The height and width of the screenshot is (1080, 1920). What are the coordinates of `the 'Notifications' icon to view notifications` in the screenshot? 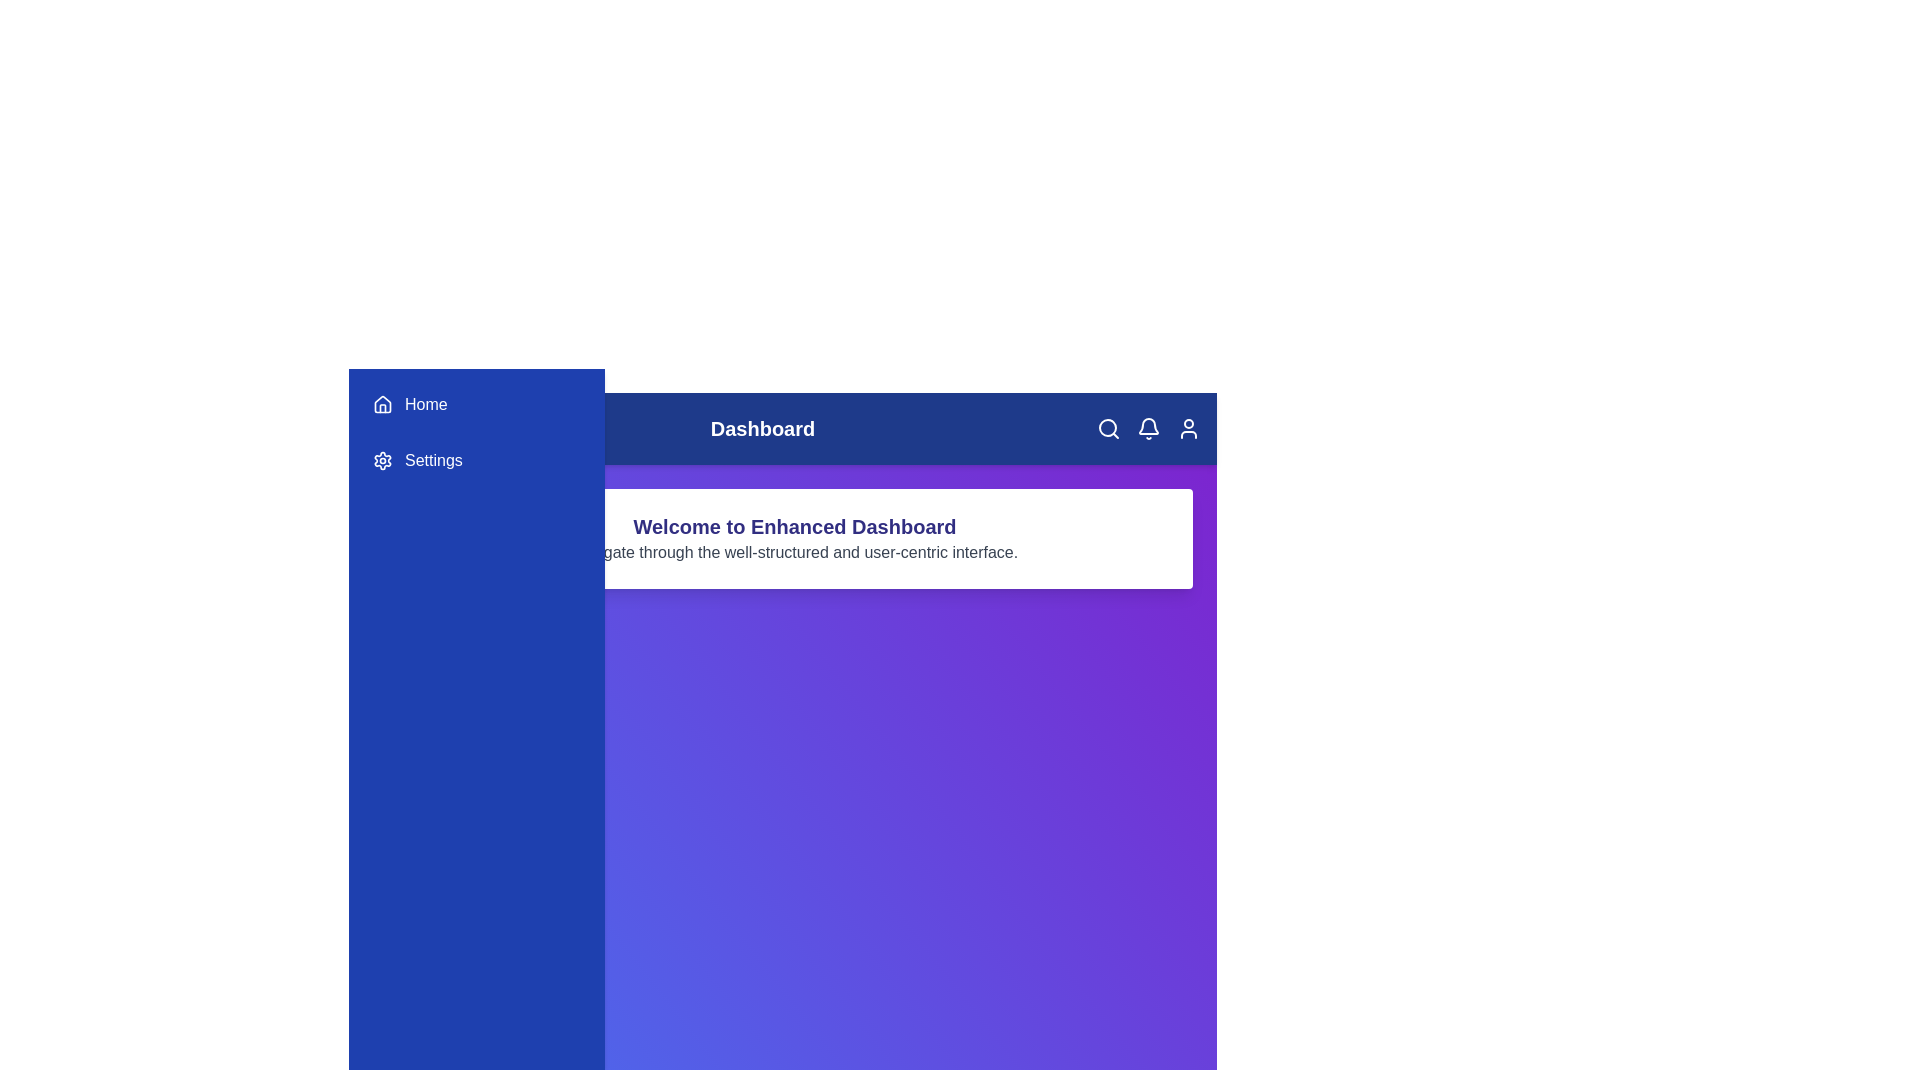 It's located at (1148, 427).